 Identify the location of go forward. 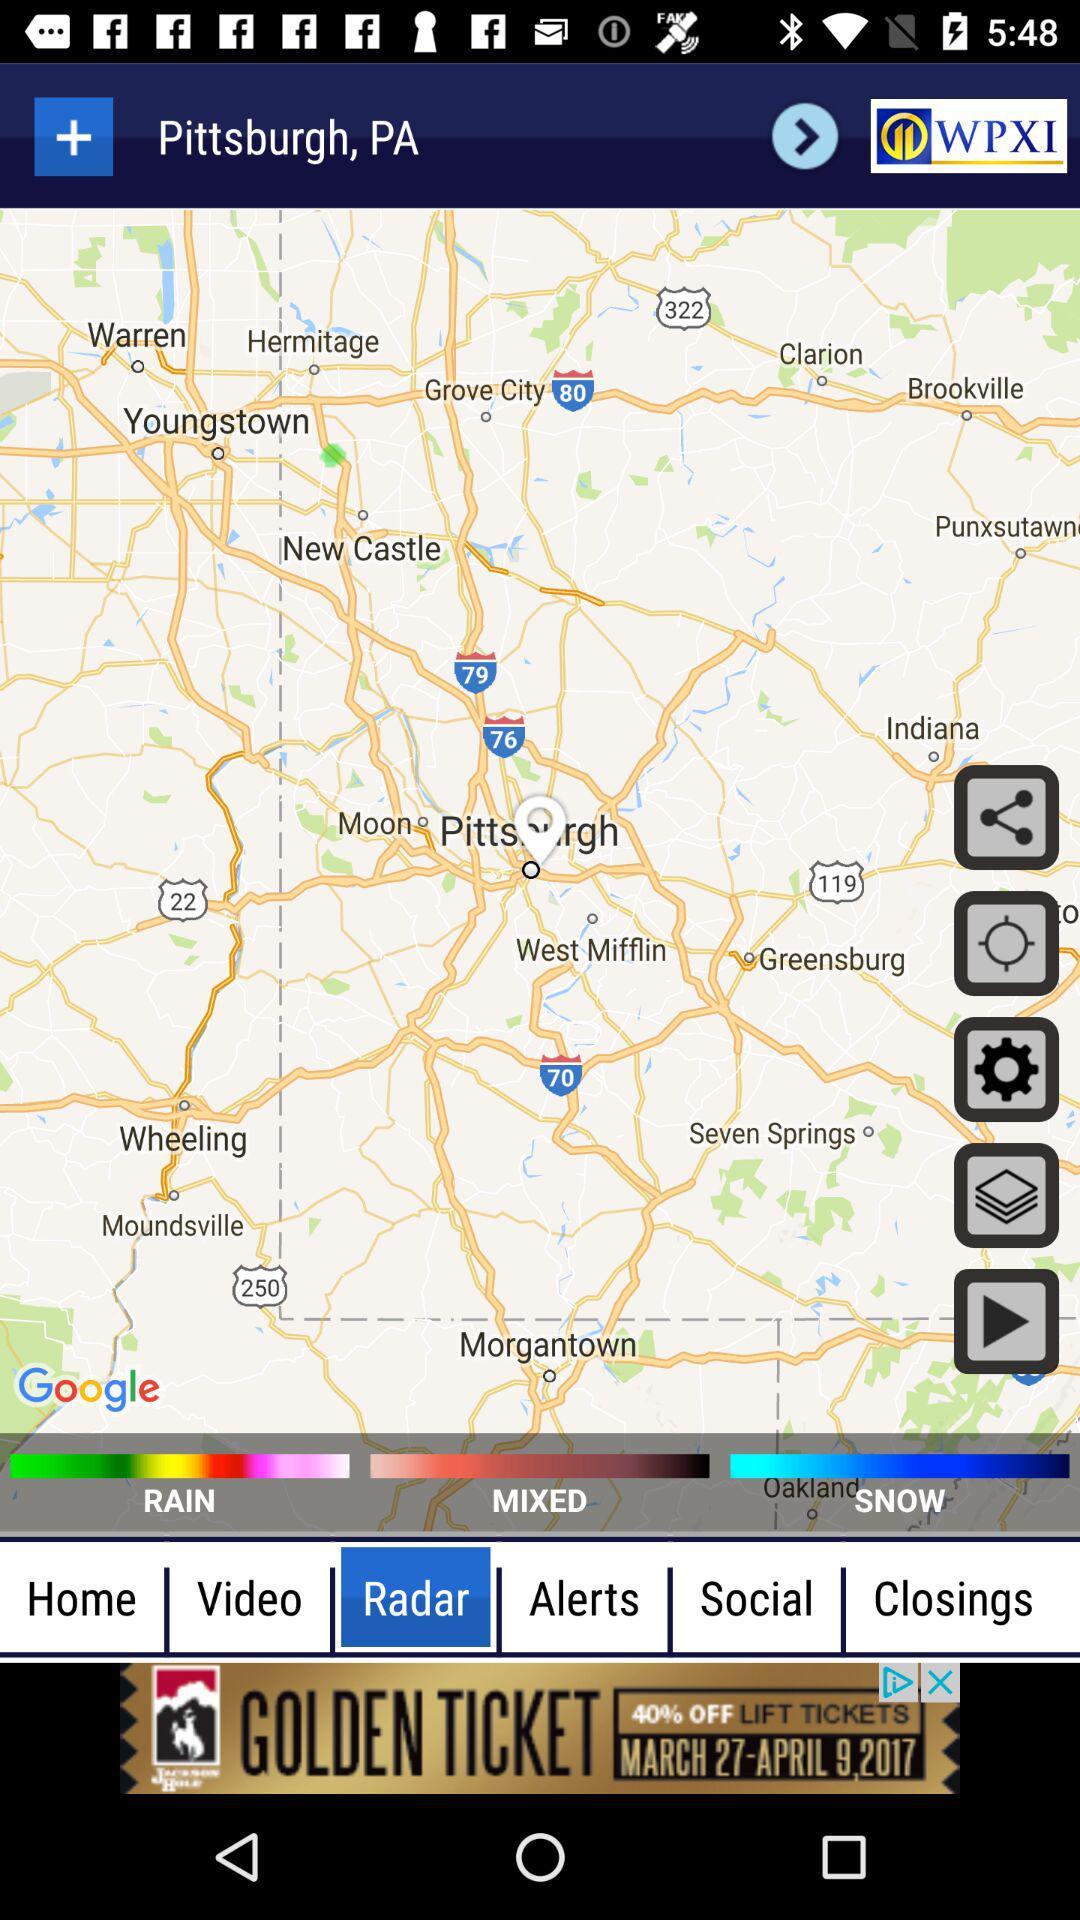
(804, 135).